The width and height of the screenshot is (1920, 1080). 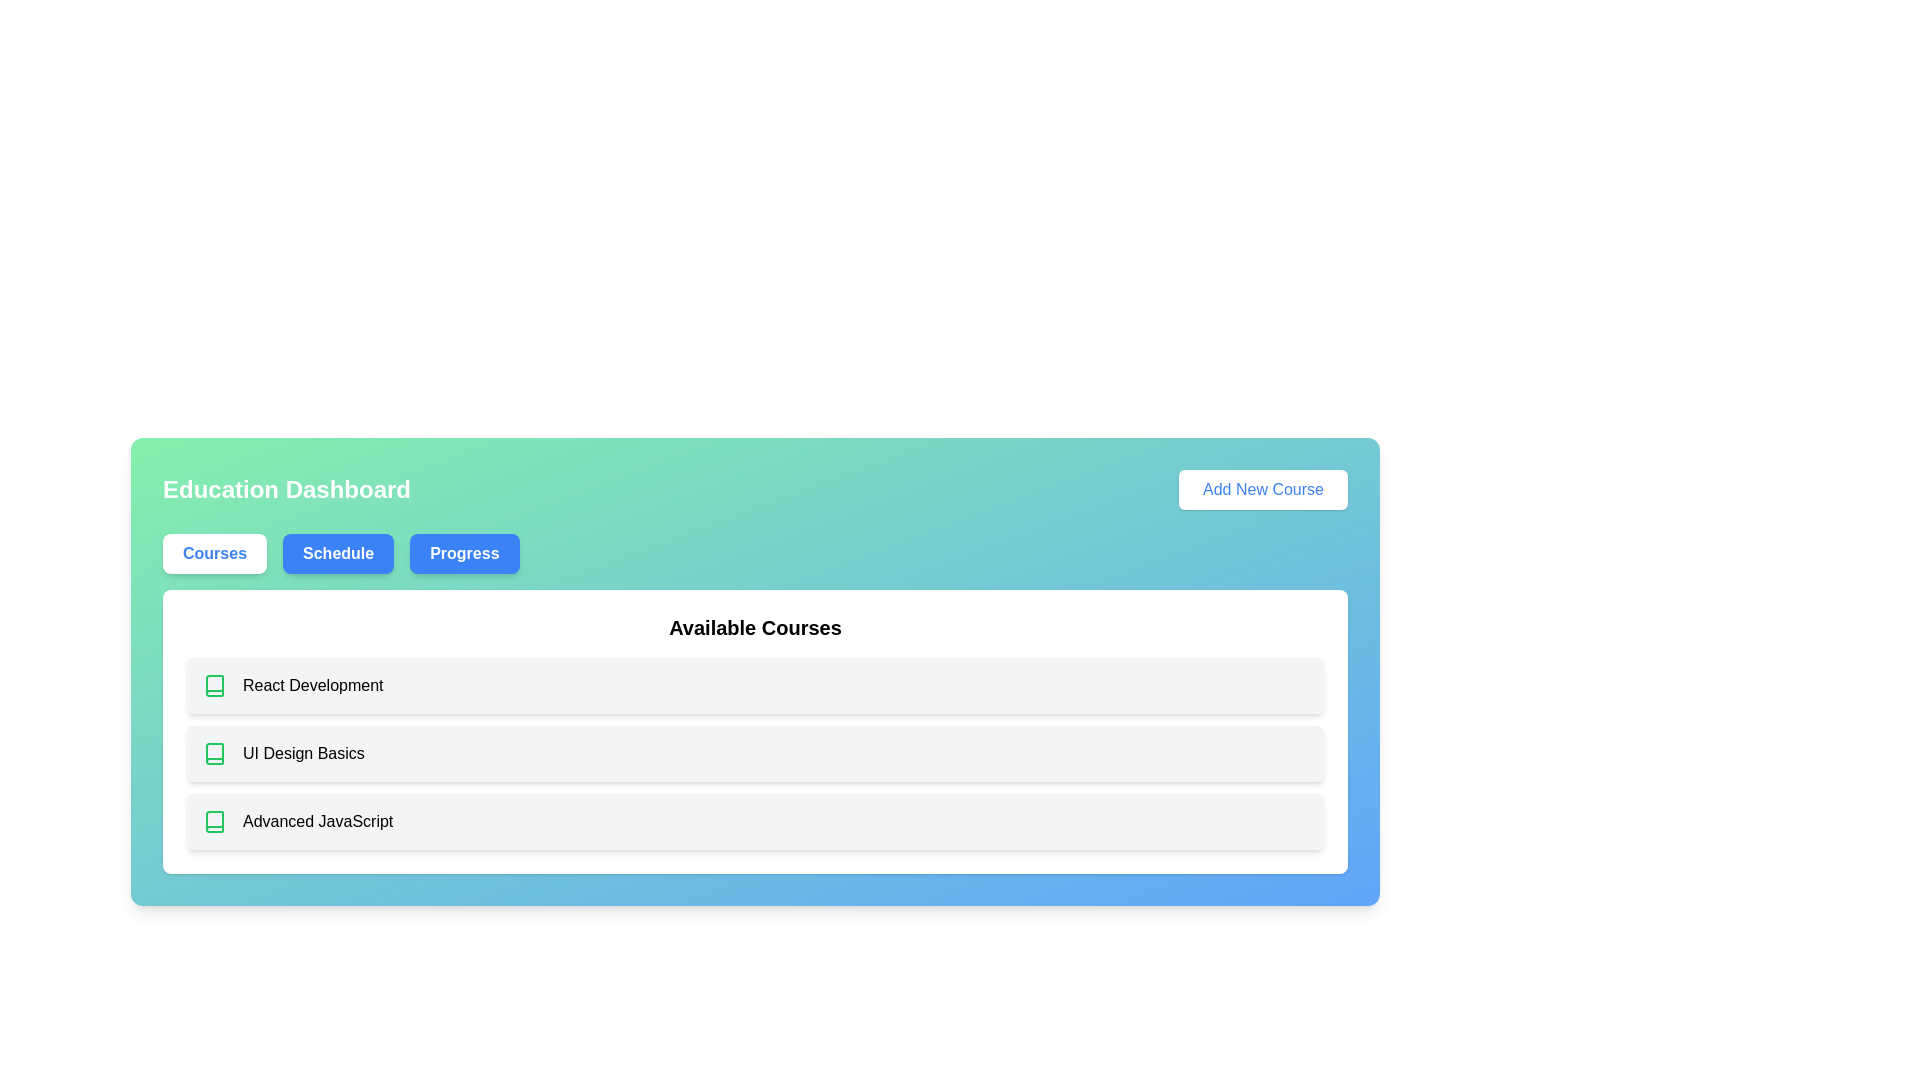 What do you see at coordinates (215, 821) in the screenshot?
I see `the green open book icon located to the left of the 'Advanced JavaScript' text in the third row under the 'Available Courses' section` at bounding box center [215, 821].